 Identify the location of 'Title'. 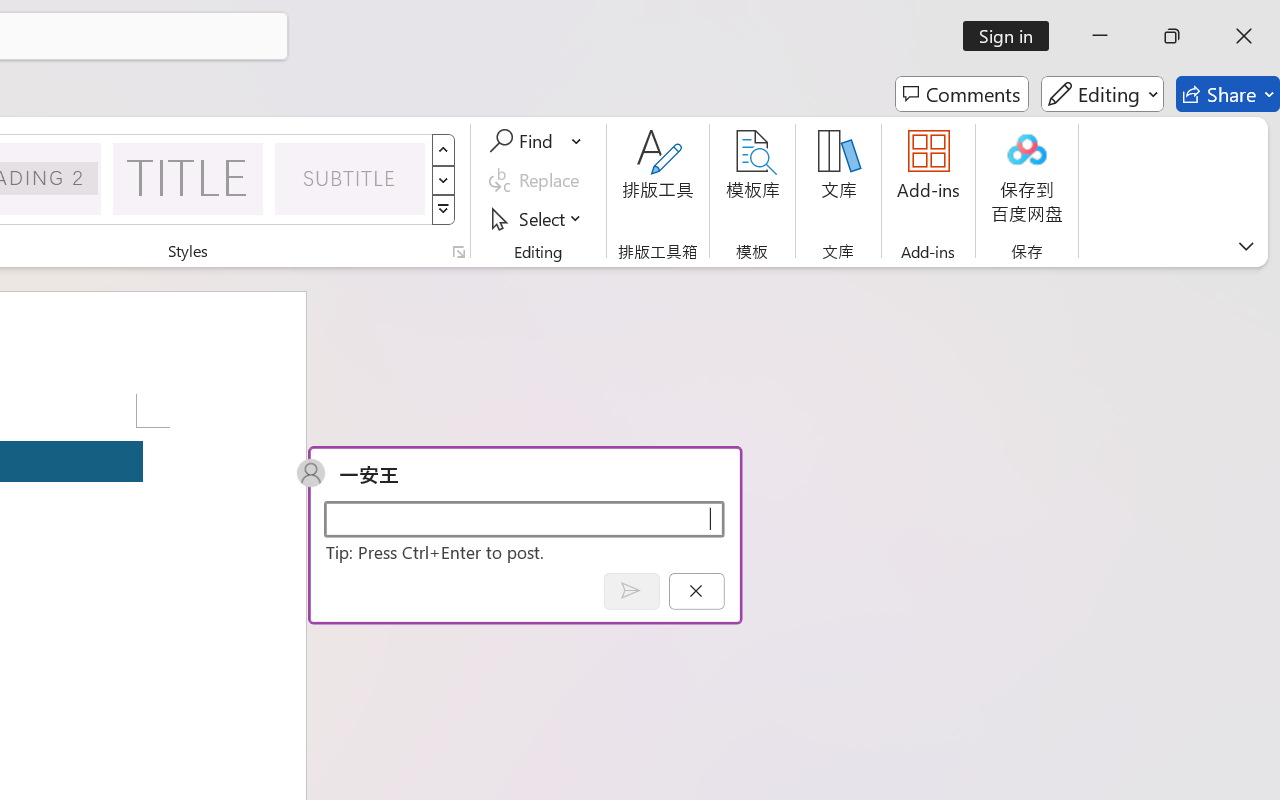
(188, 177).